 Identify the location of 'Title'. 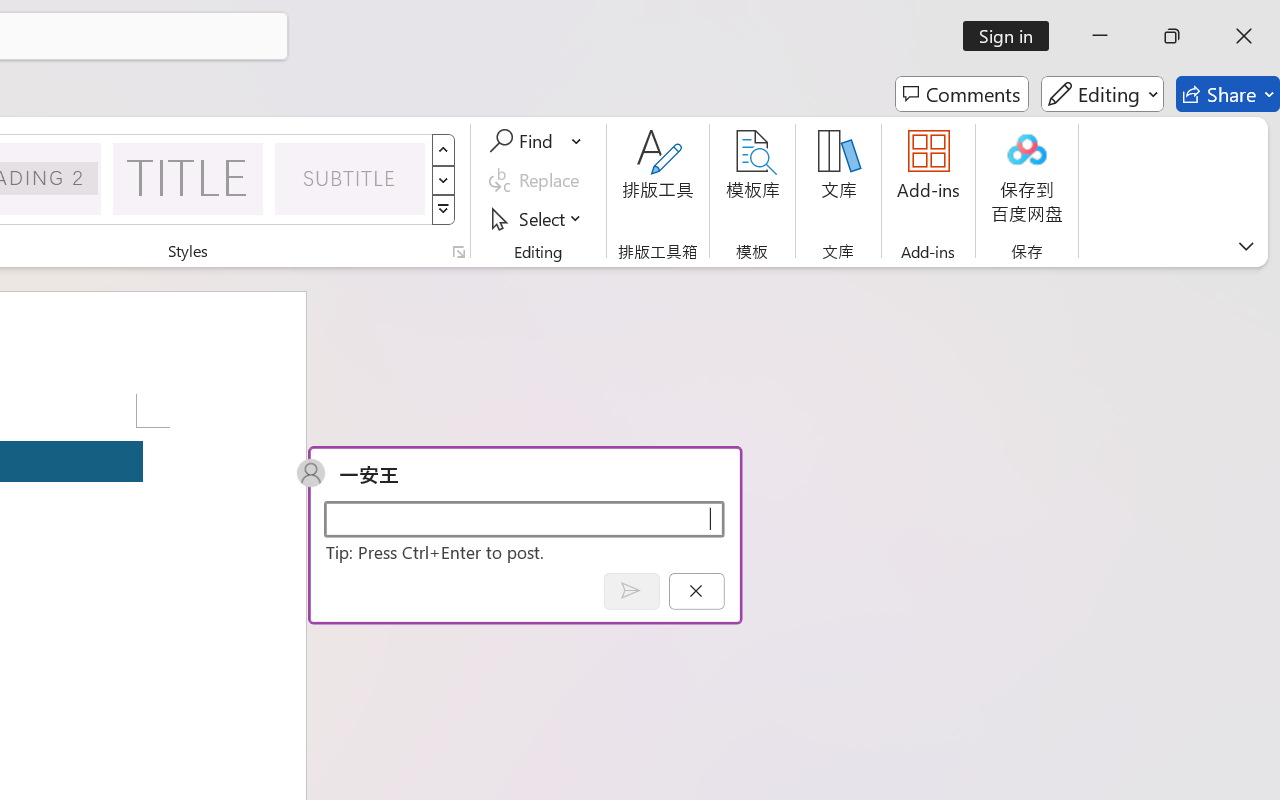
(188, 177).